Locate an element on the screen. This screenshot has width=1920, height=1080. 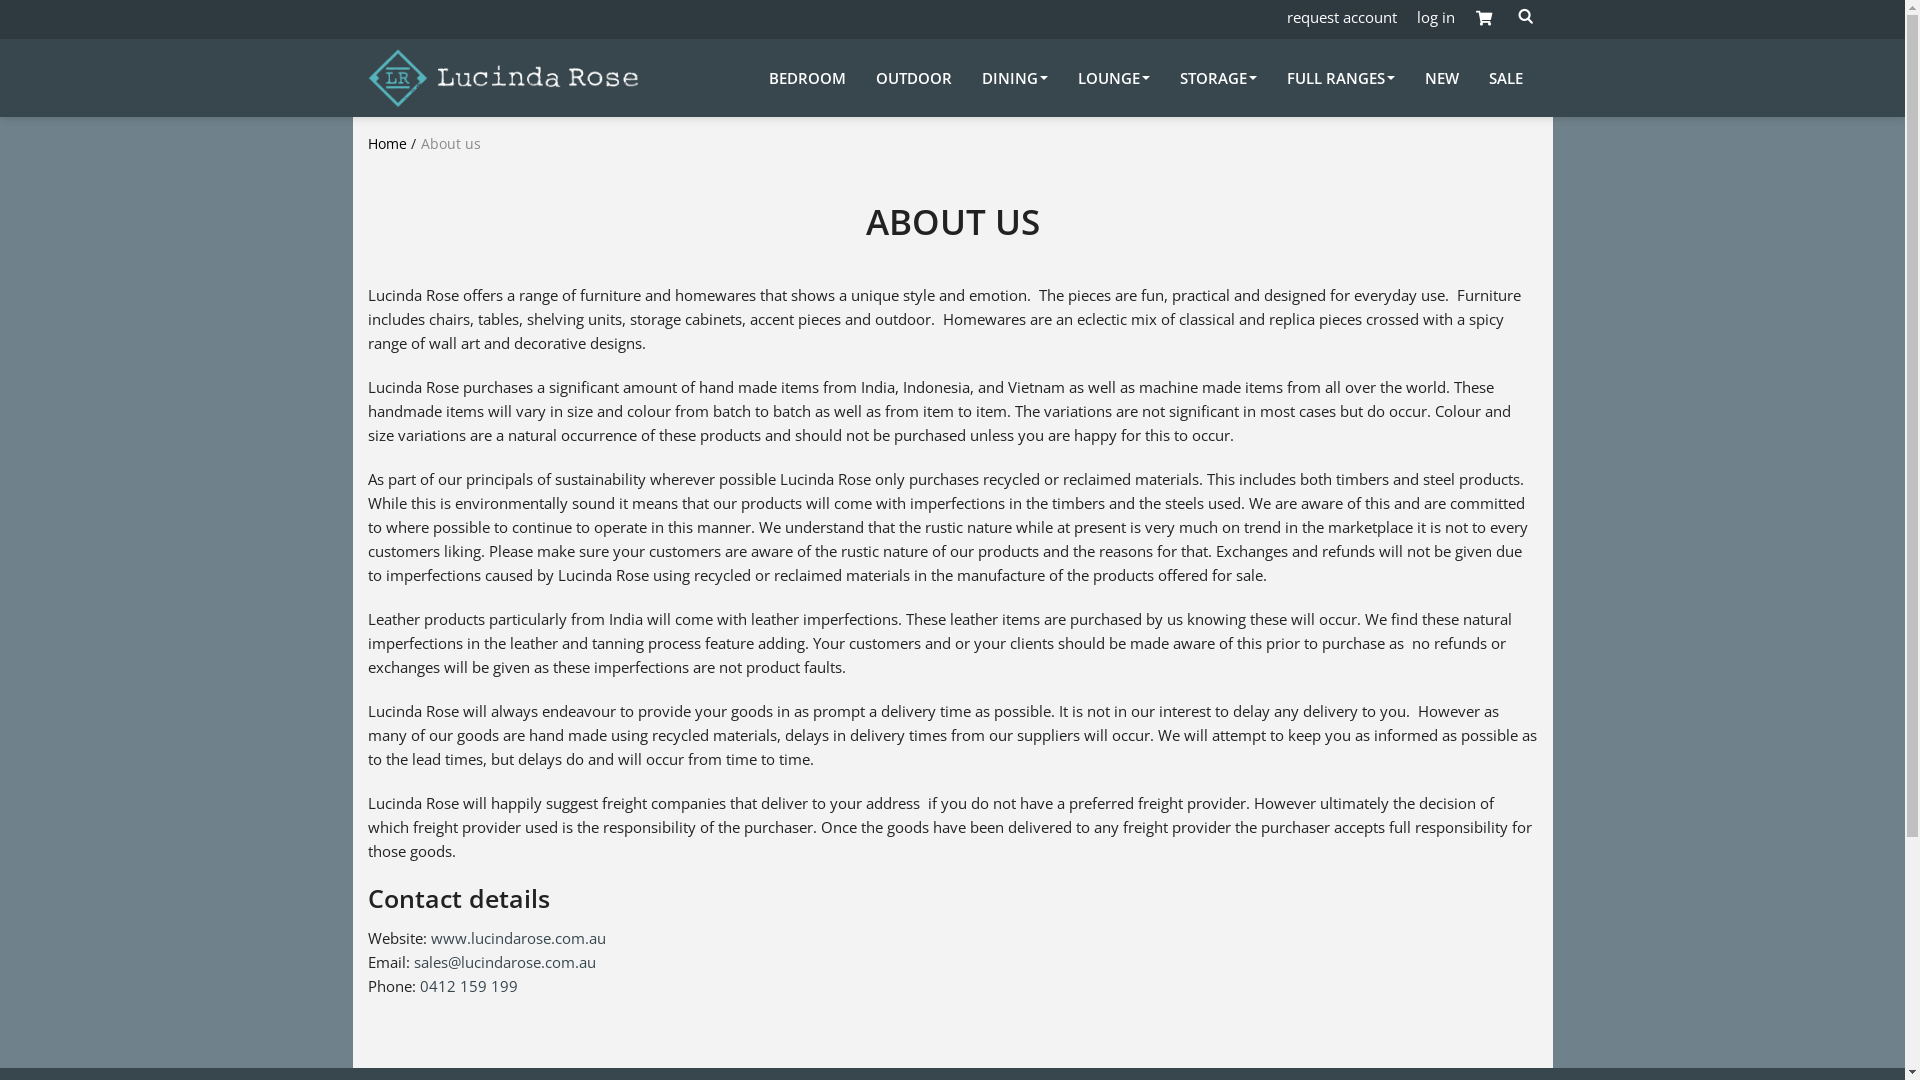
'Shopping cart button' is located at coordinates (1483, 19).